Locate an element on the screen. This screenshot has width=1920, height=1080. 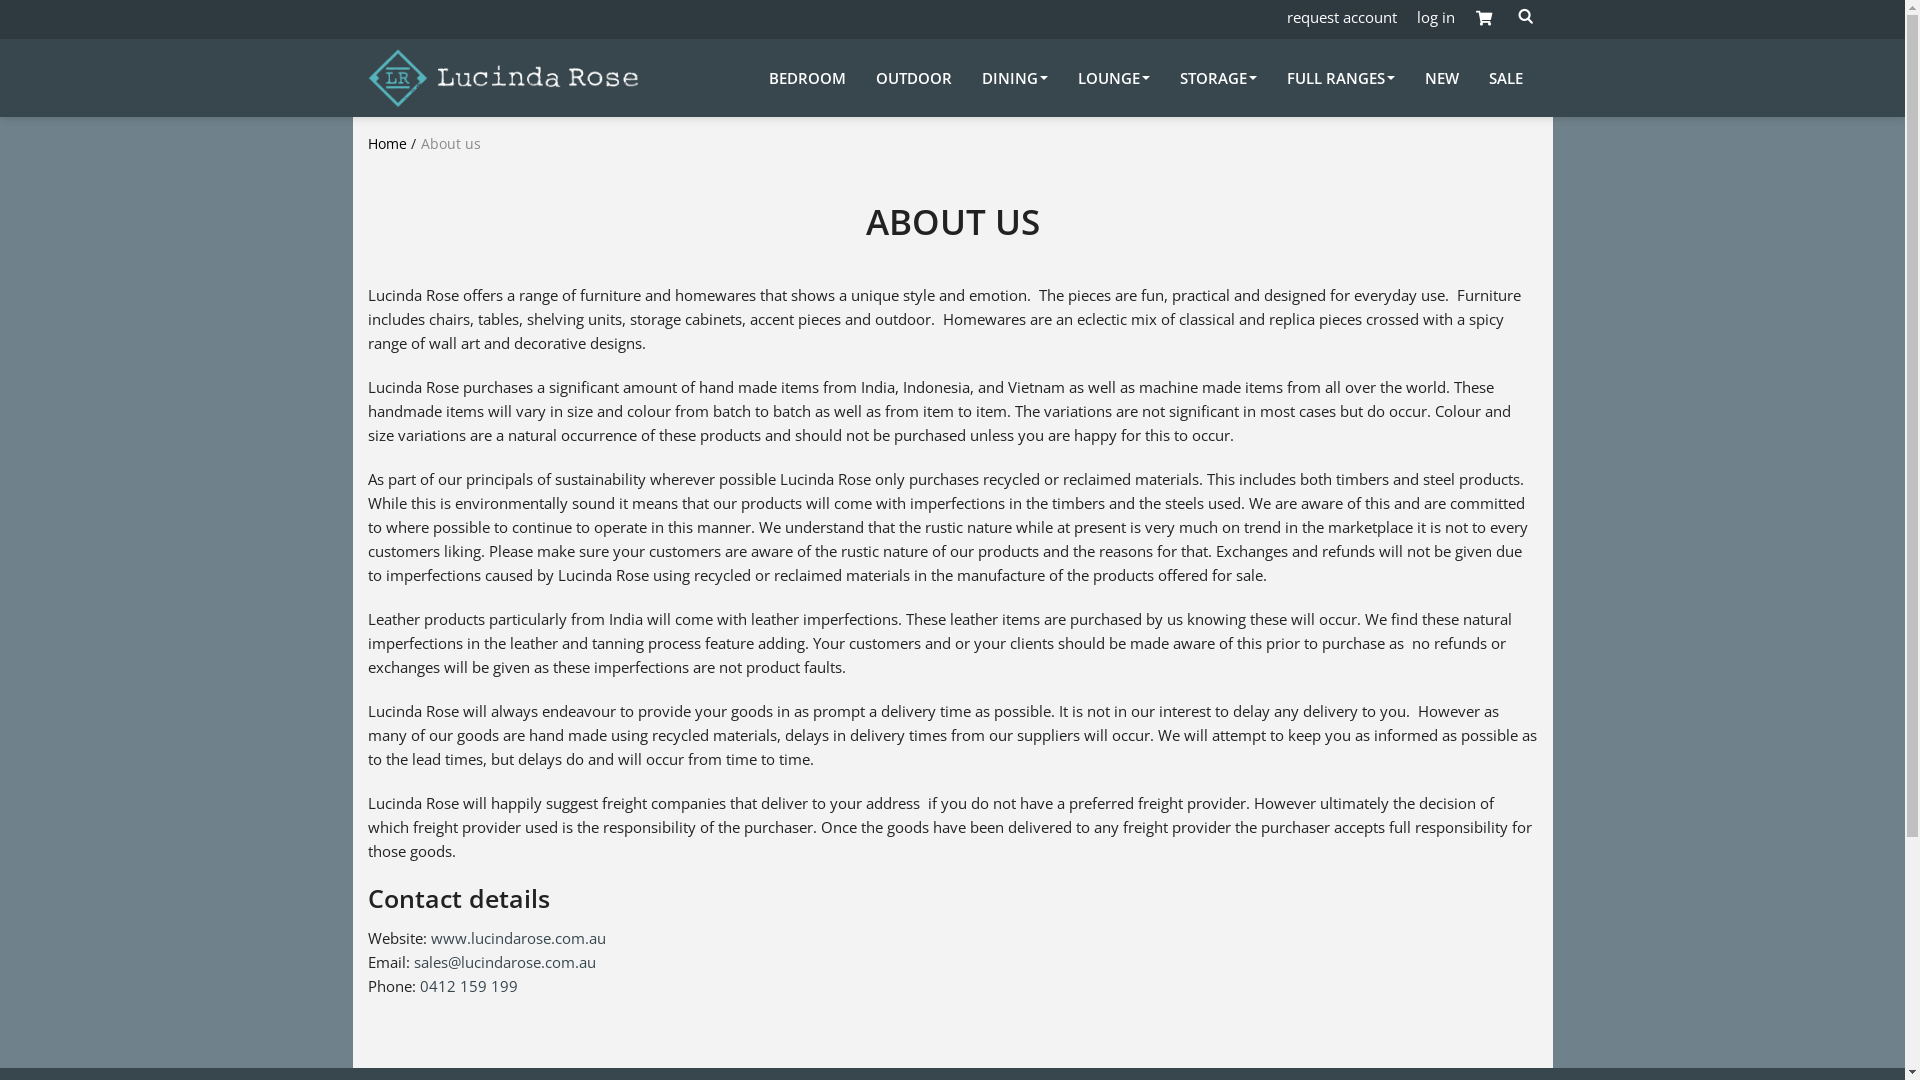
'Shopping cart button' is located at coordinates (1483, 19).